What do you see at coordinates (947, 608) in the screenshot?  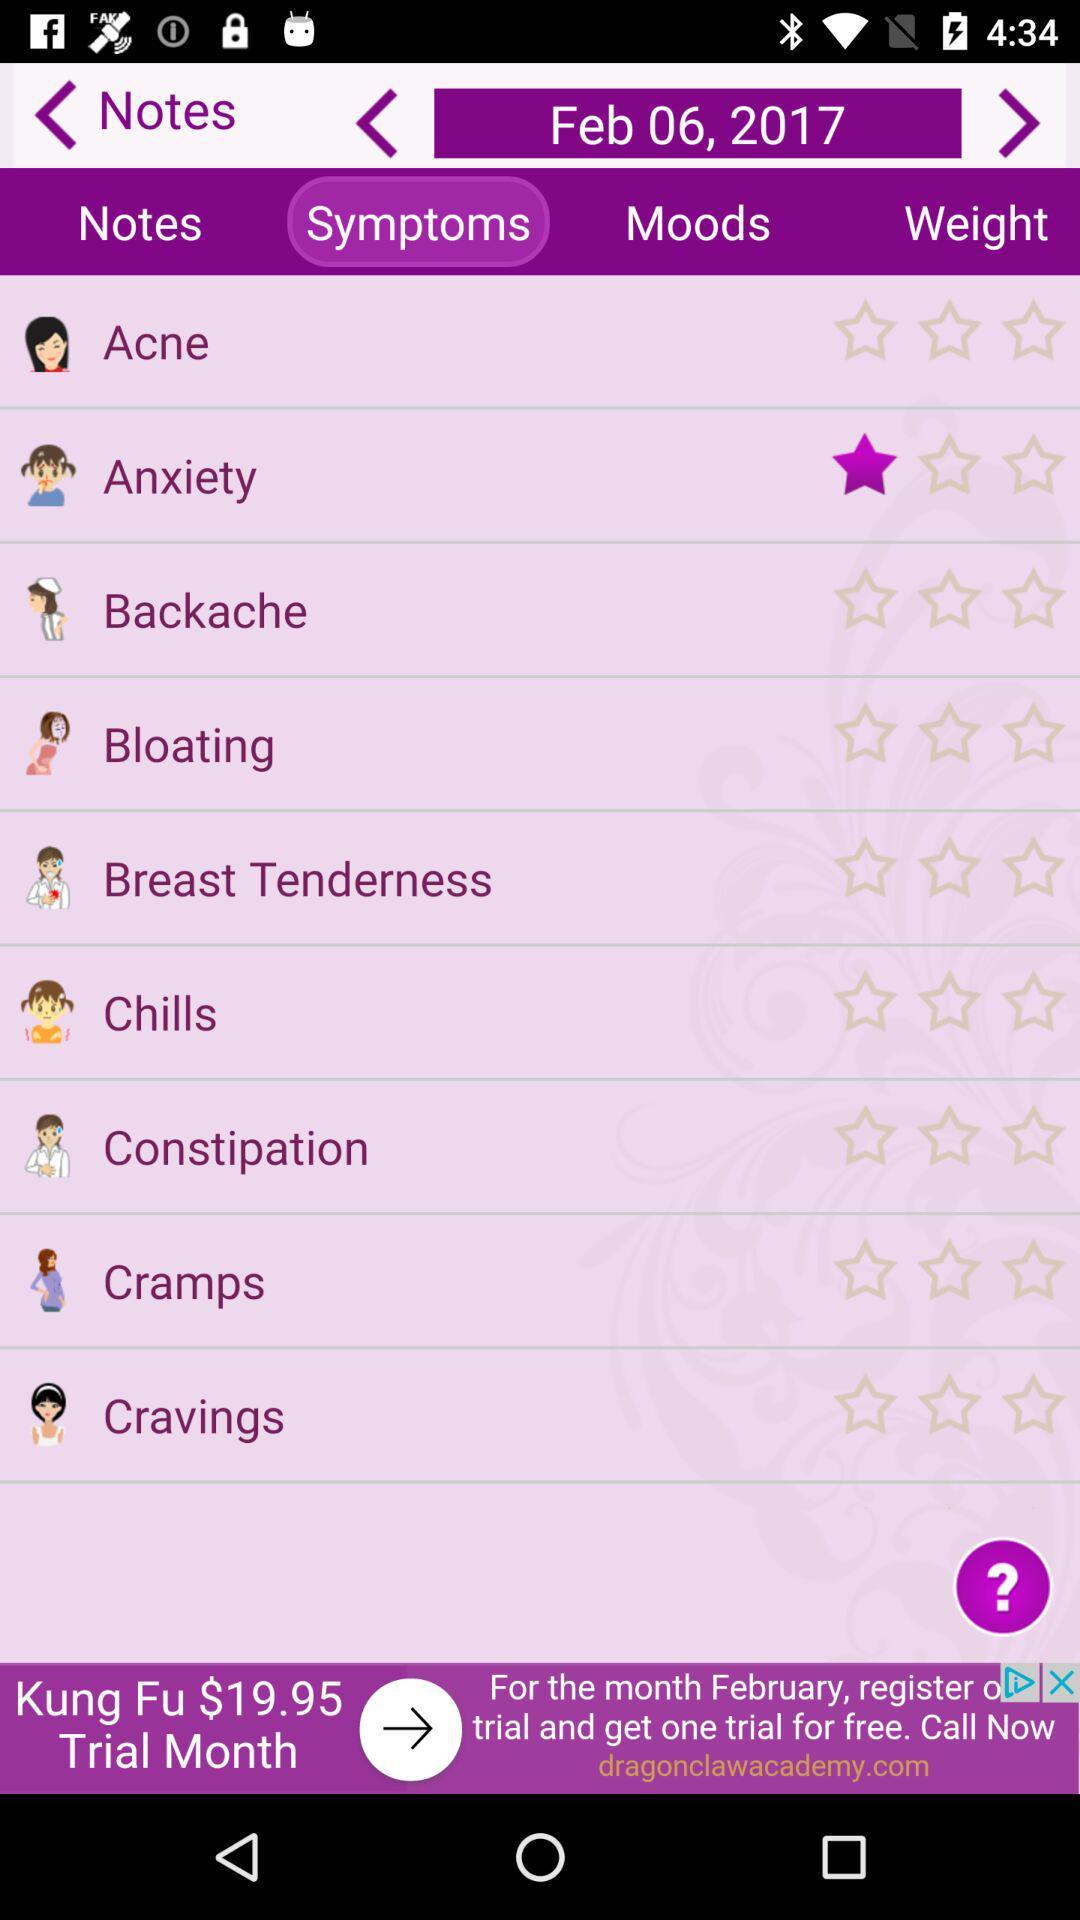 I see `rate daily symptom` at bounding box center [947, 608].